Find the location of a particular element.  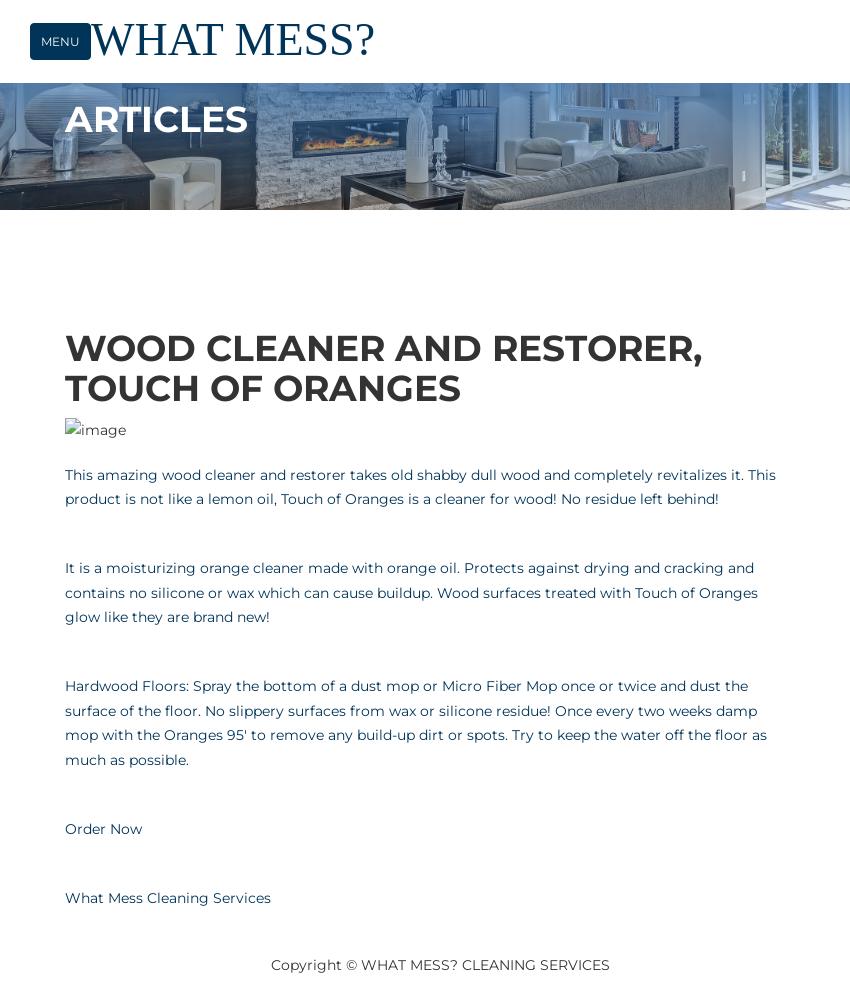

'This amazing wood cleaner and restorer takes old shabby dull wood and completely revitalizes it. This product is not like a lemon oil, Touch of Oranges is a cleaner for wood! No residue left behind!' is located at coordinates (420, 485).